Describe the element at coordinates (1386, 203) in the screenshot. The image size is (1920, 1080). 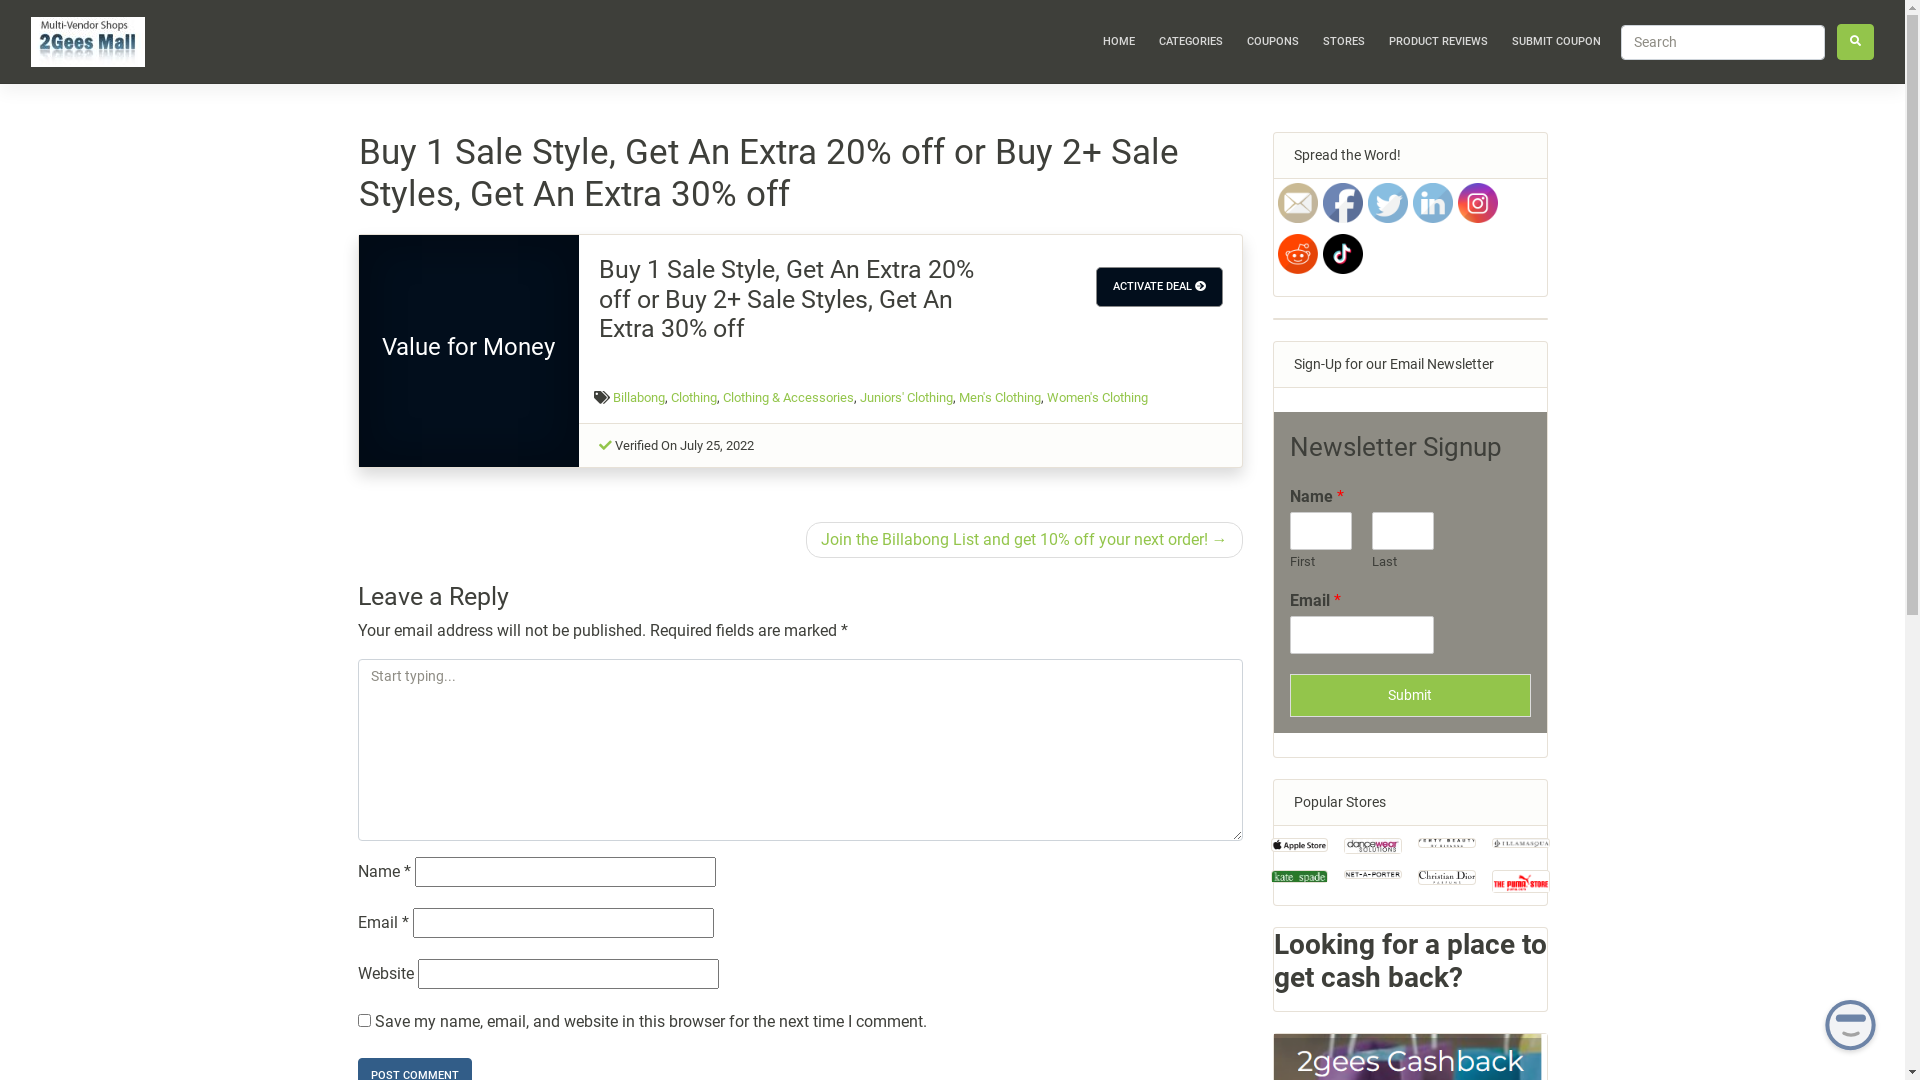
I see `'Twitter'` at that location.